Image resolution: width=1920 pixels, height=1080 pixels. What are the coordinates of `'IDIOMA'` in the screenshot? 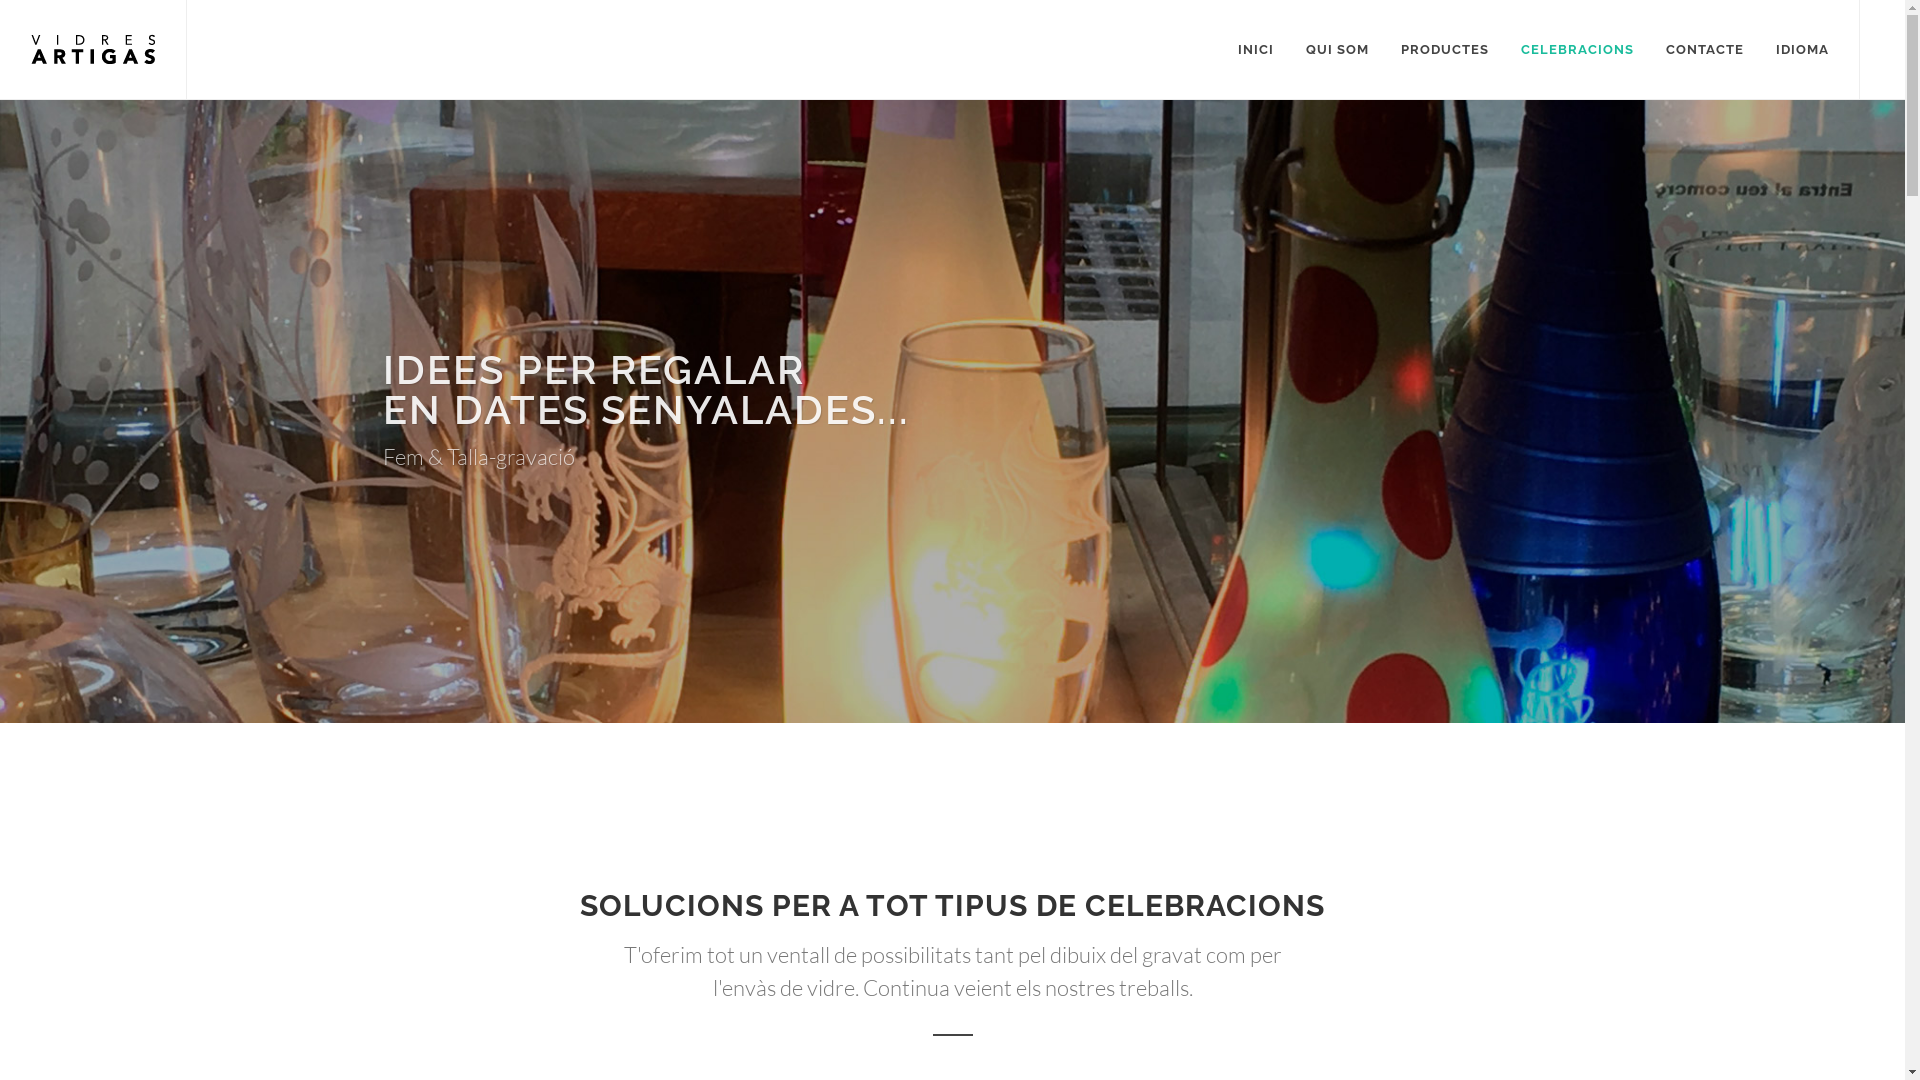 It's located at (1802, 49).